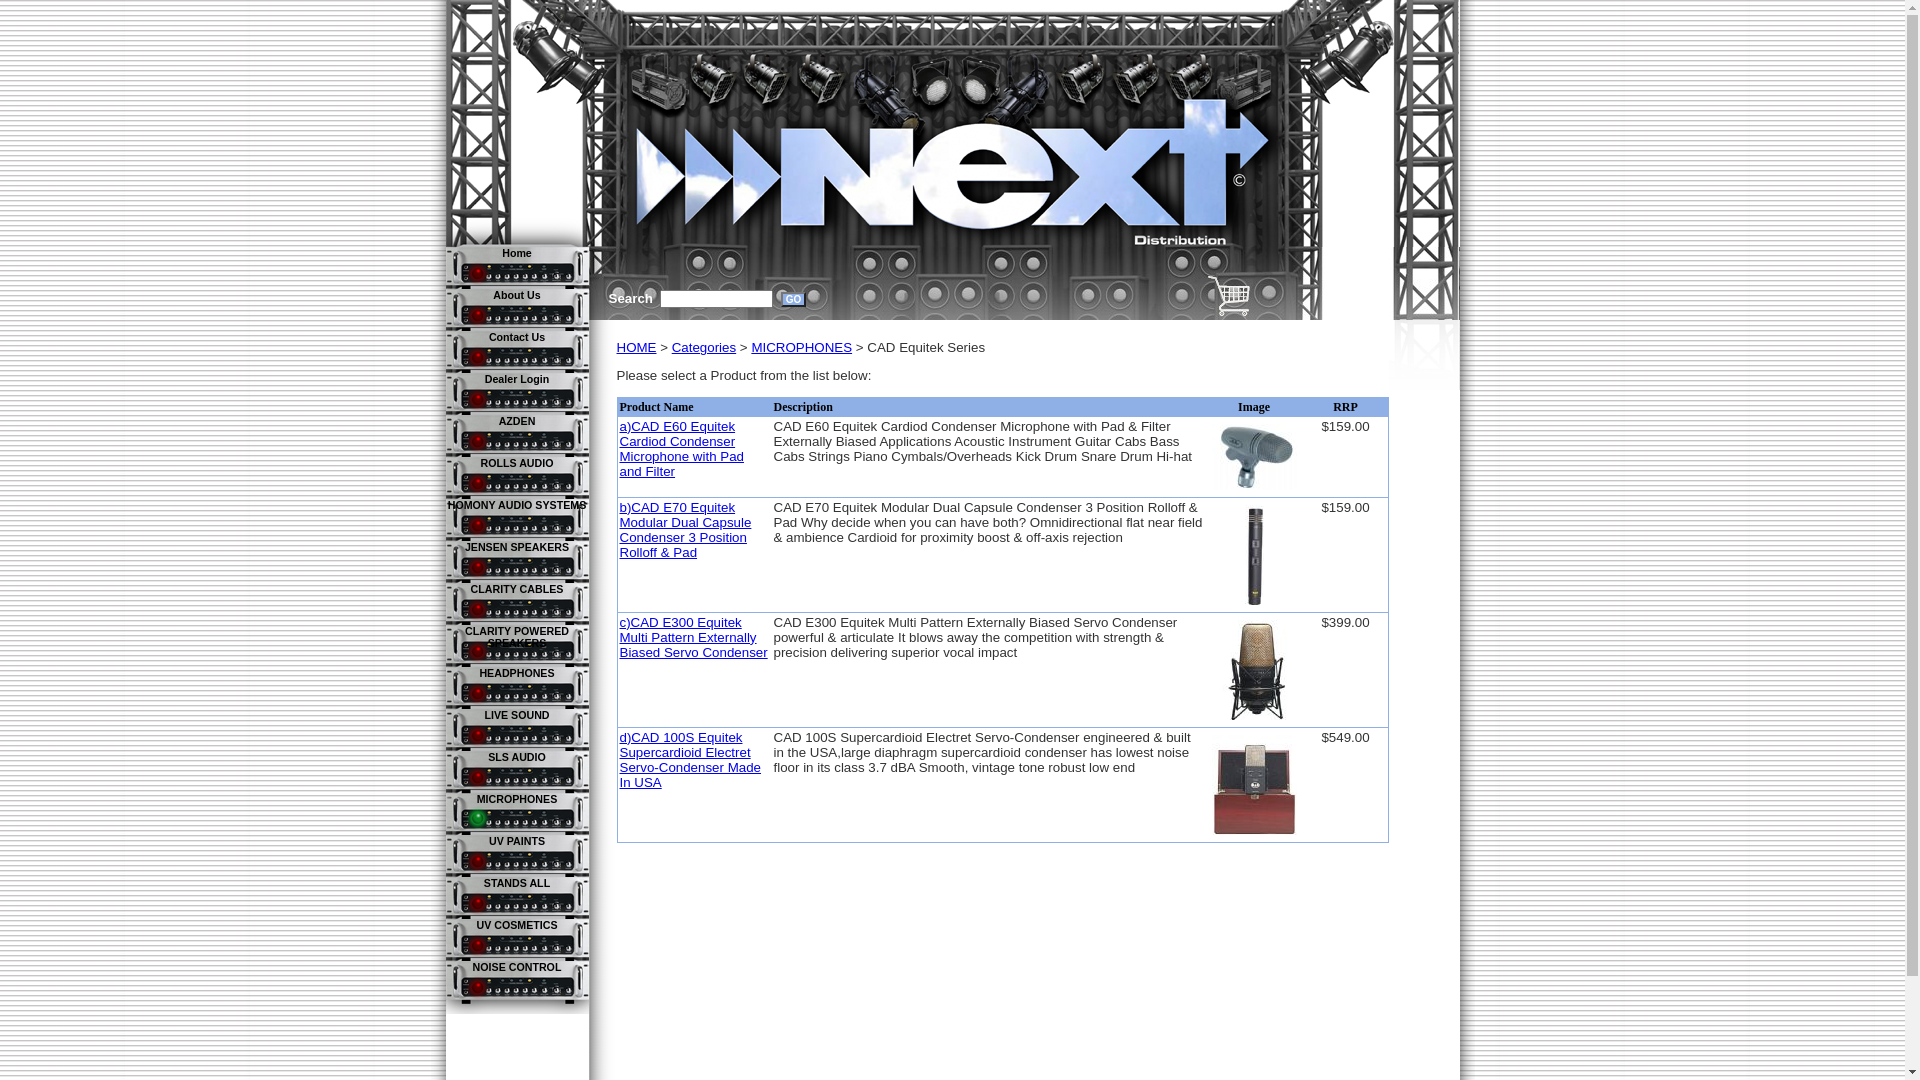 The image size is (1920, 1080). I want to click on 'CLARITY CABLES', so click(517, 588).